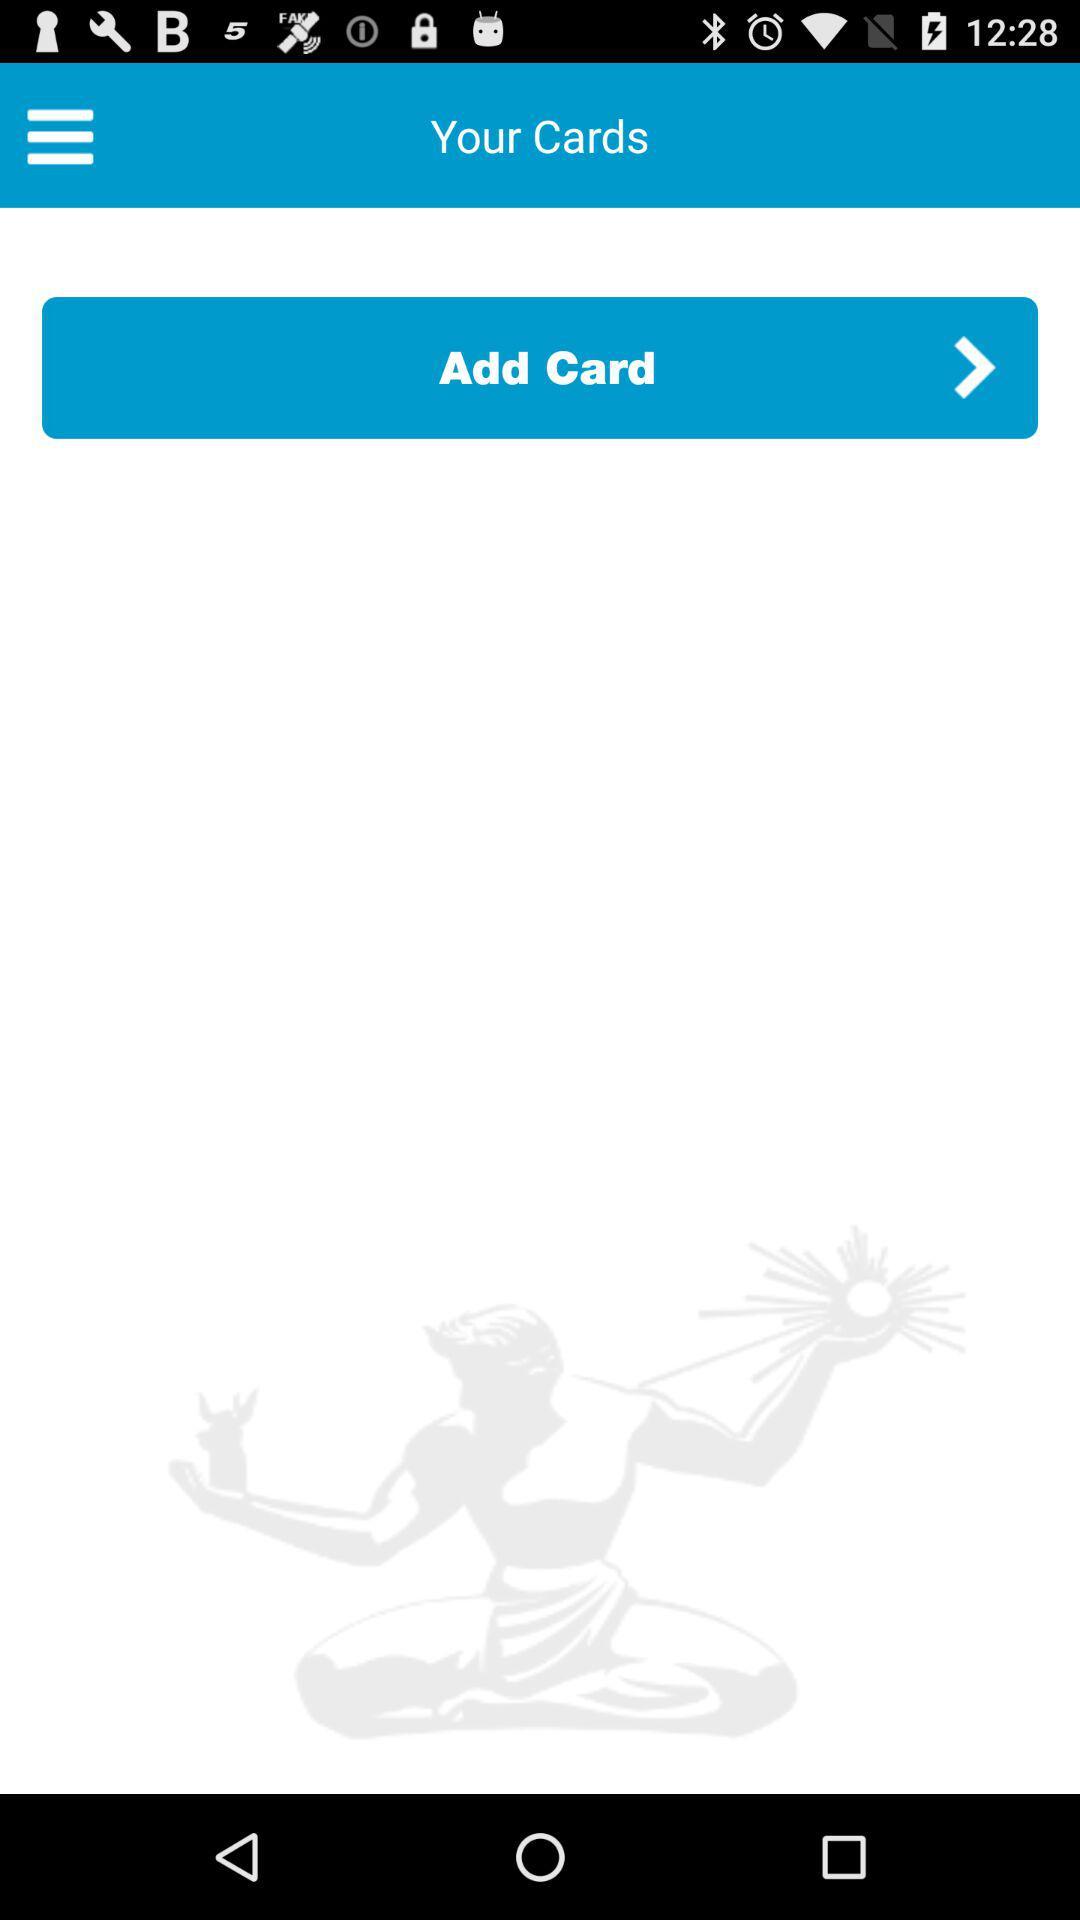 The height and width of the screenshot is (1920, 1080). What do you see at coordinates (59, 143) in the screenshot?
I see `the menu icon` at bounding box center [59, 143].